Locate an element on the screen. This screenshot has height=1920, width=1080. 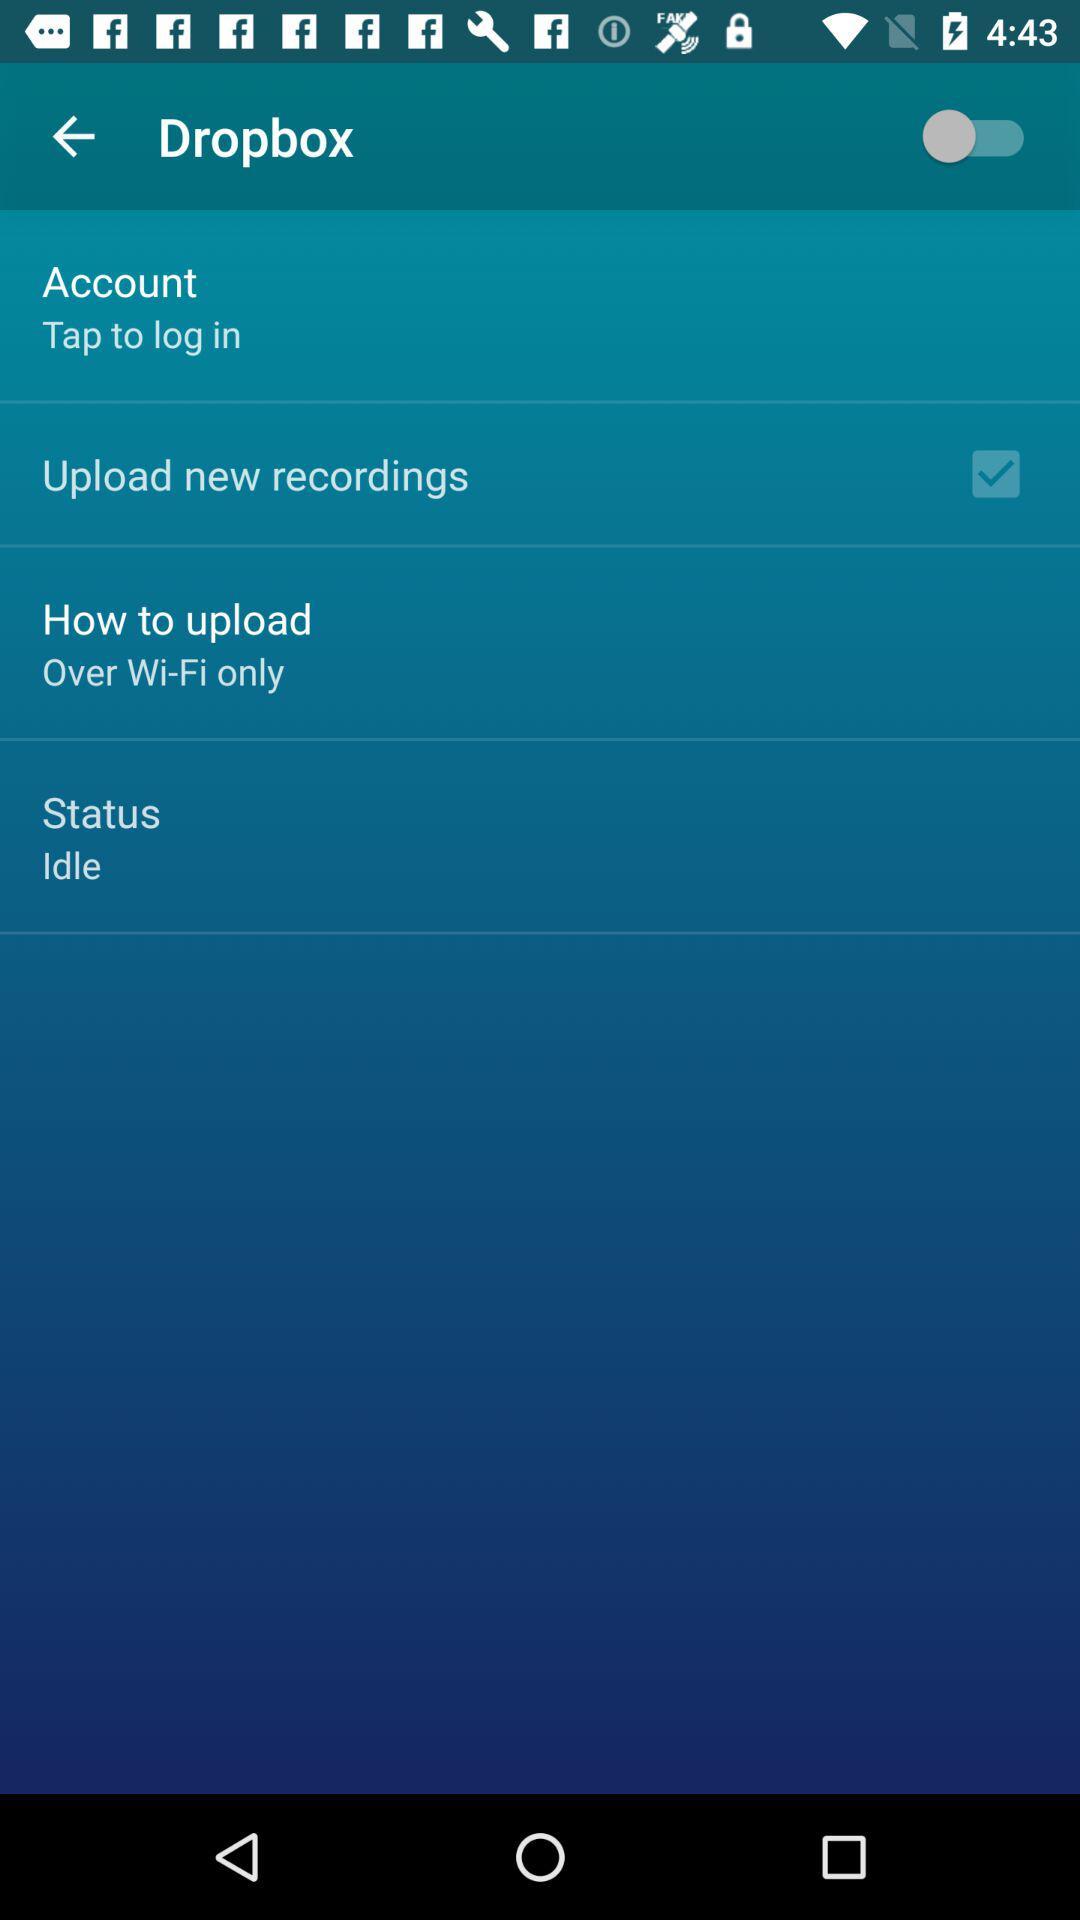
icon above the idle icon is located at coordinates (101, 811).